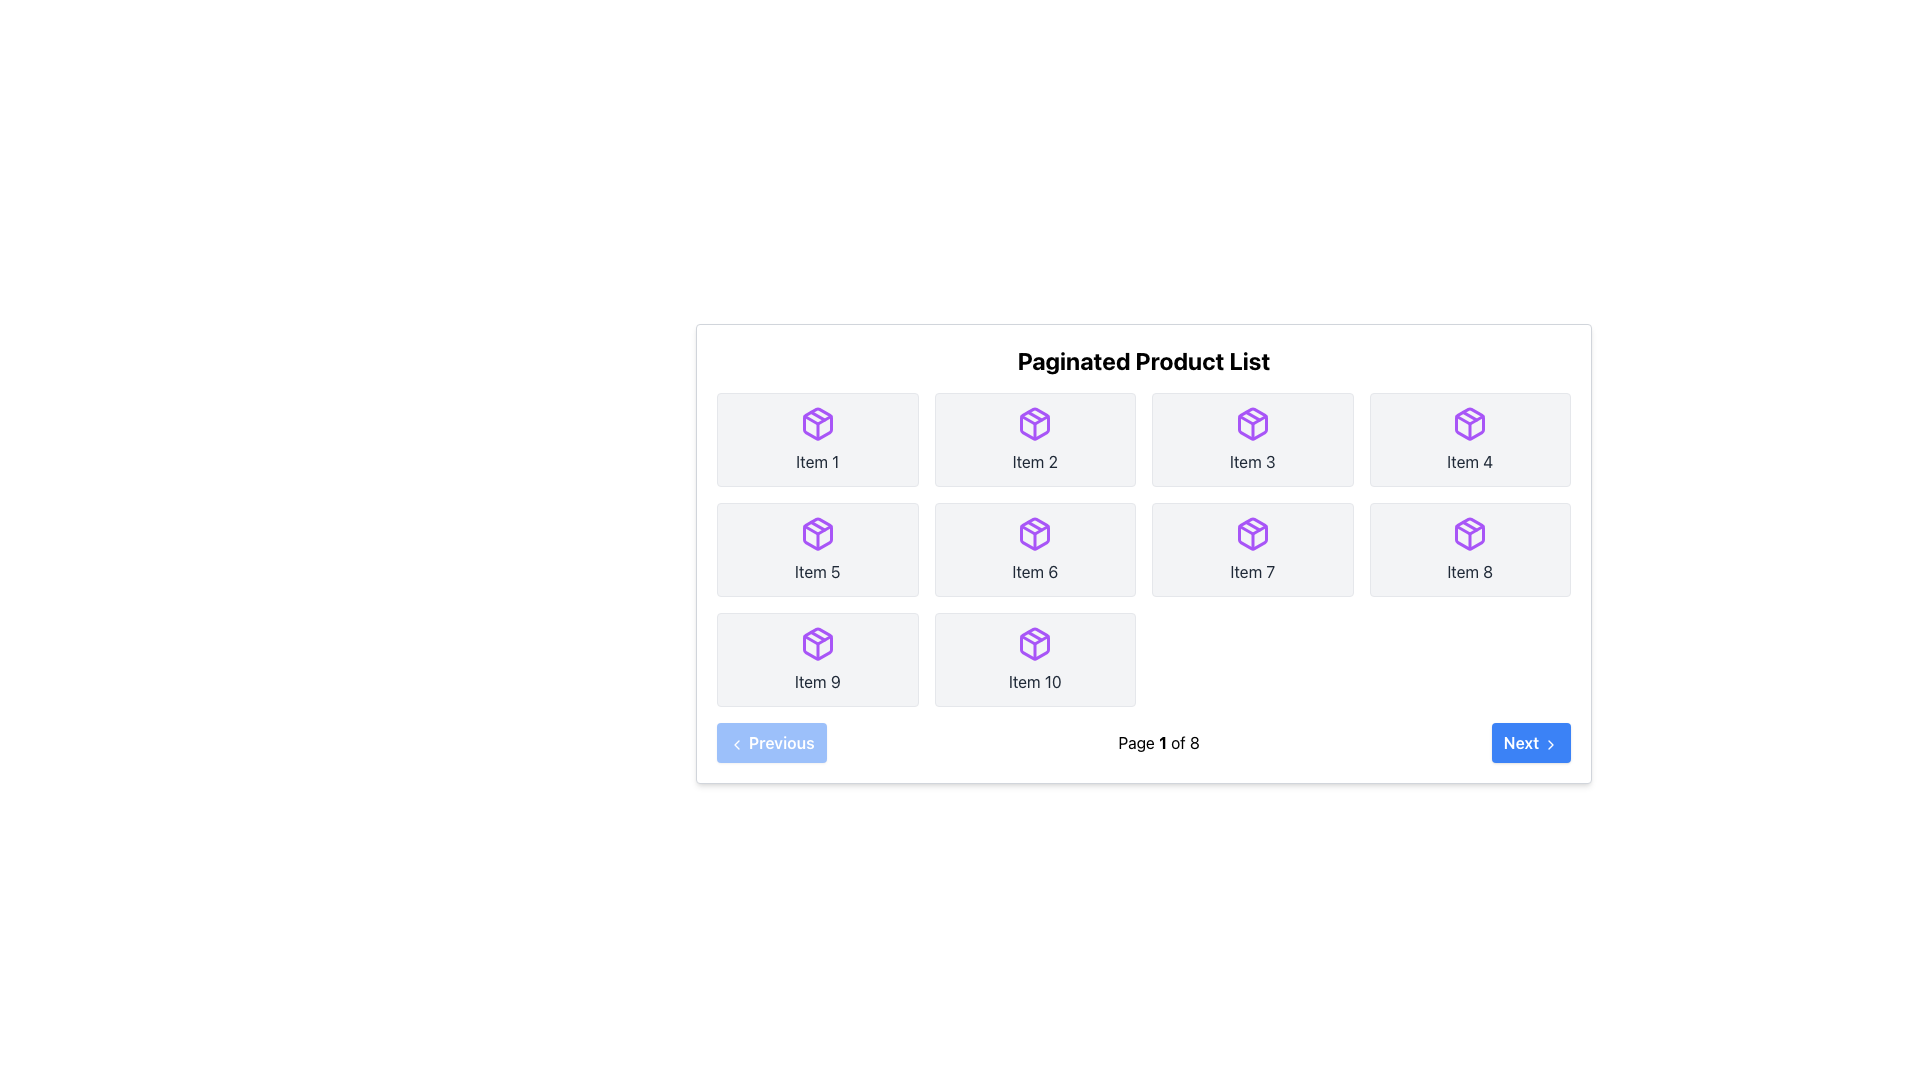  Describe the element at coordinates (1470, 423) in the screenshot. I see `the purple package icon that is the fourth item in the first row of the grid layout, labeled 'Item 4'` at that location.